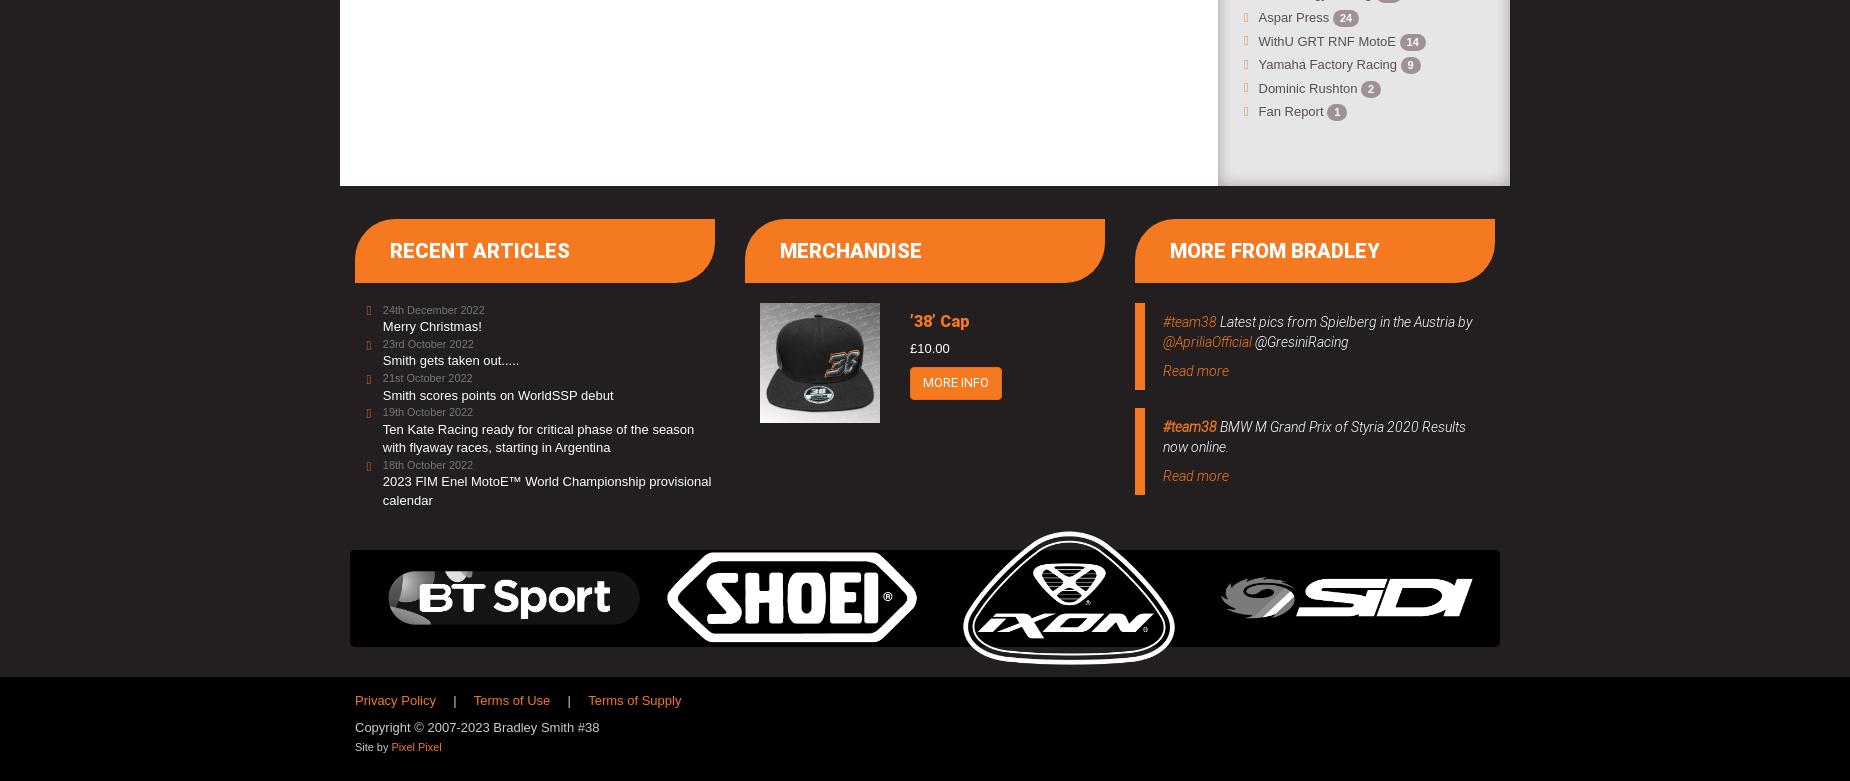 Image resolution: width=1850 pixels, height=781 pixels. Describe the element at coordinates (432, 308) in the screenshot. I see `'24th December 2022'` at that location.